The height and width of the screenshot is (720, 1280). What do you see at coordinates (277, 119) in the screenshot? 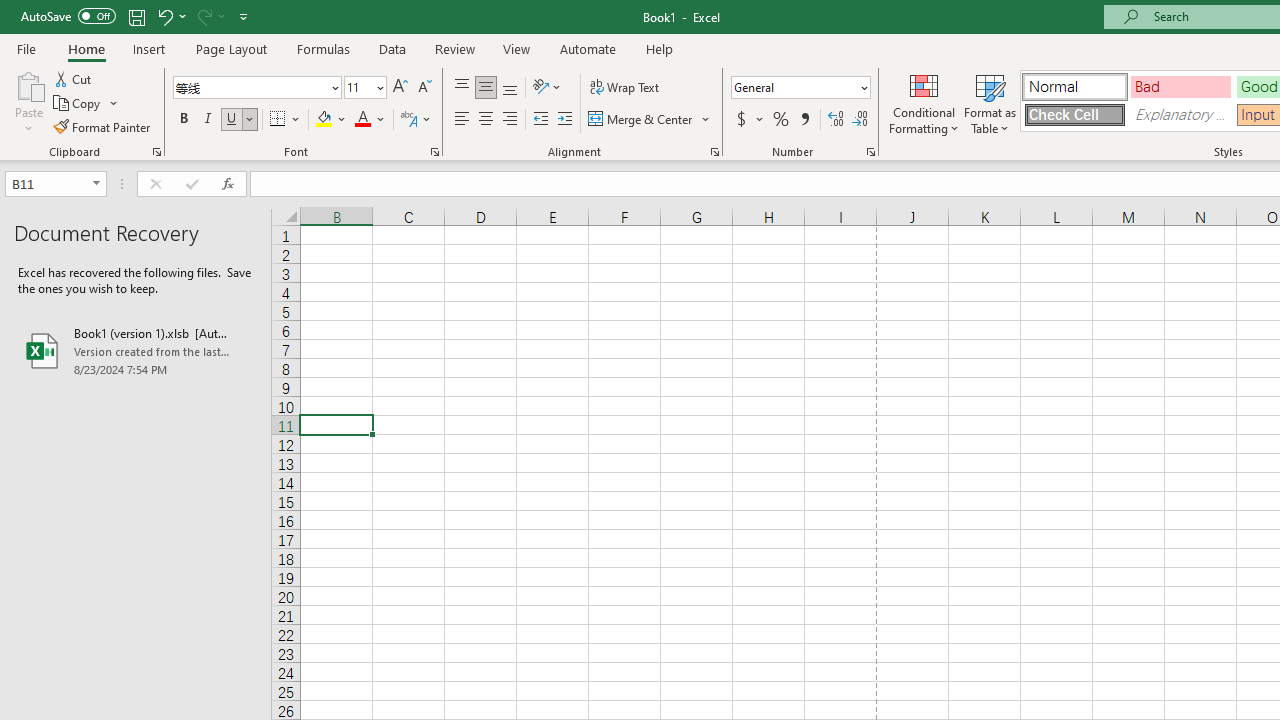
I see `'Bottom Border'` at bounding box center [277, 119].